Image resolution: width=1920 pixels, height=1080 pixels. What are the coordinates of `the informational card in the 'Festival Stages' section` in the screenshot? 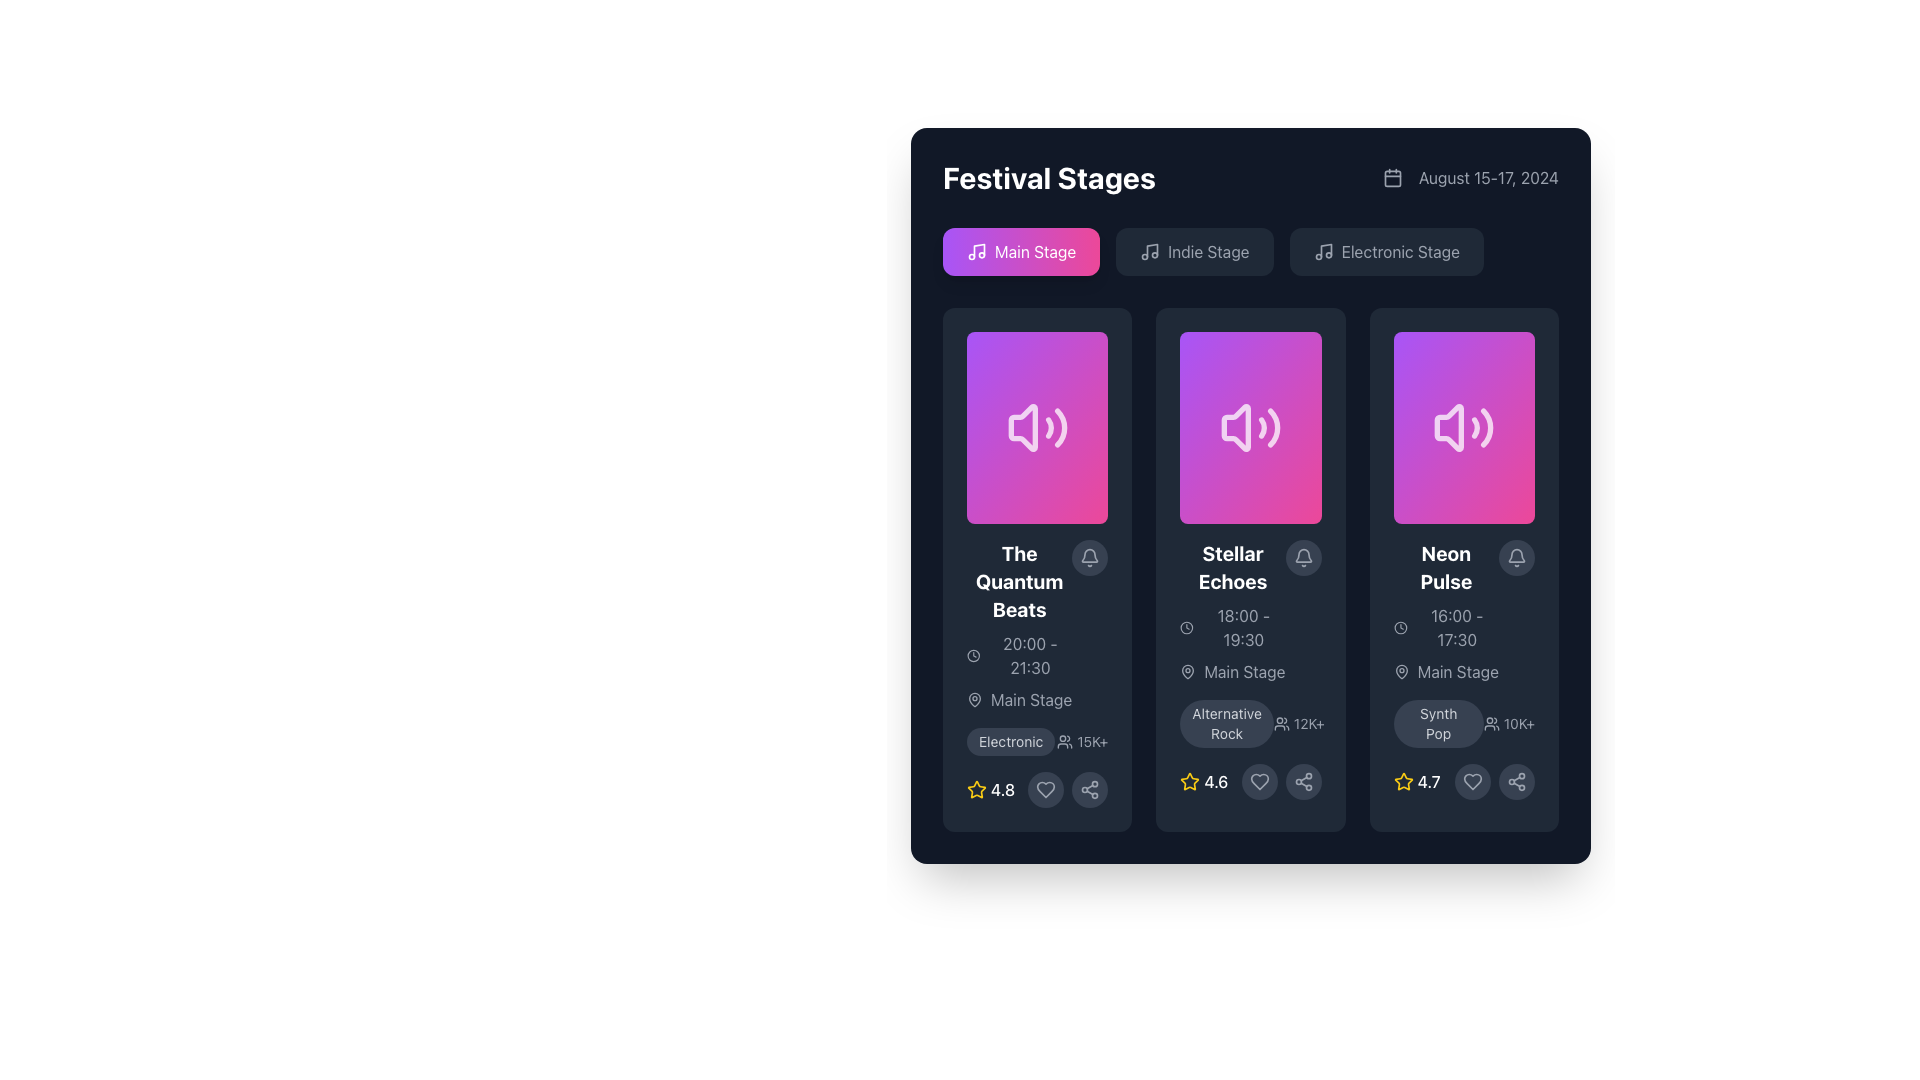 It's located at (1037, 570).